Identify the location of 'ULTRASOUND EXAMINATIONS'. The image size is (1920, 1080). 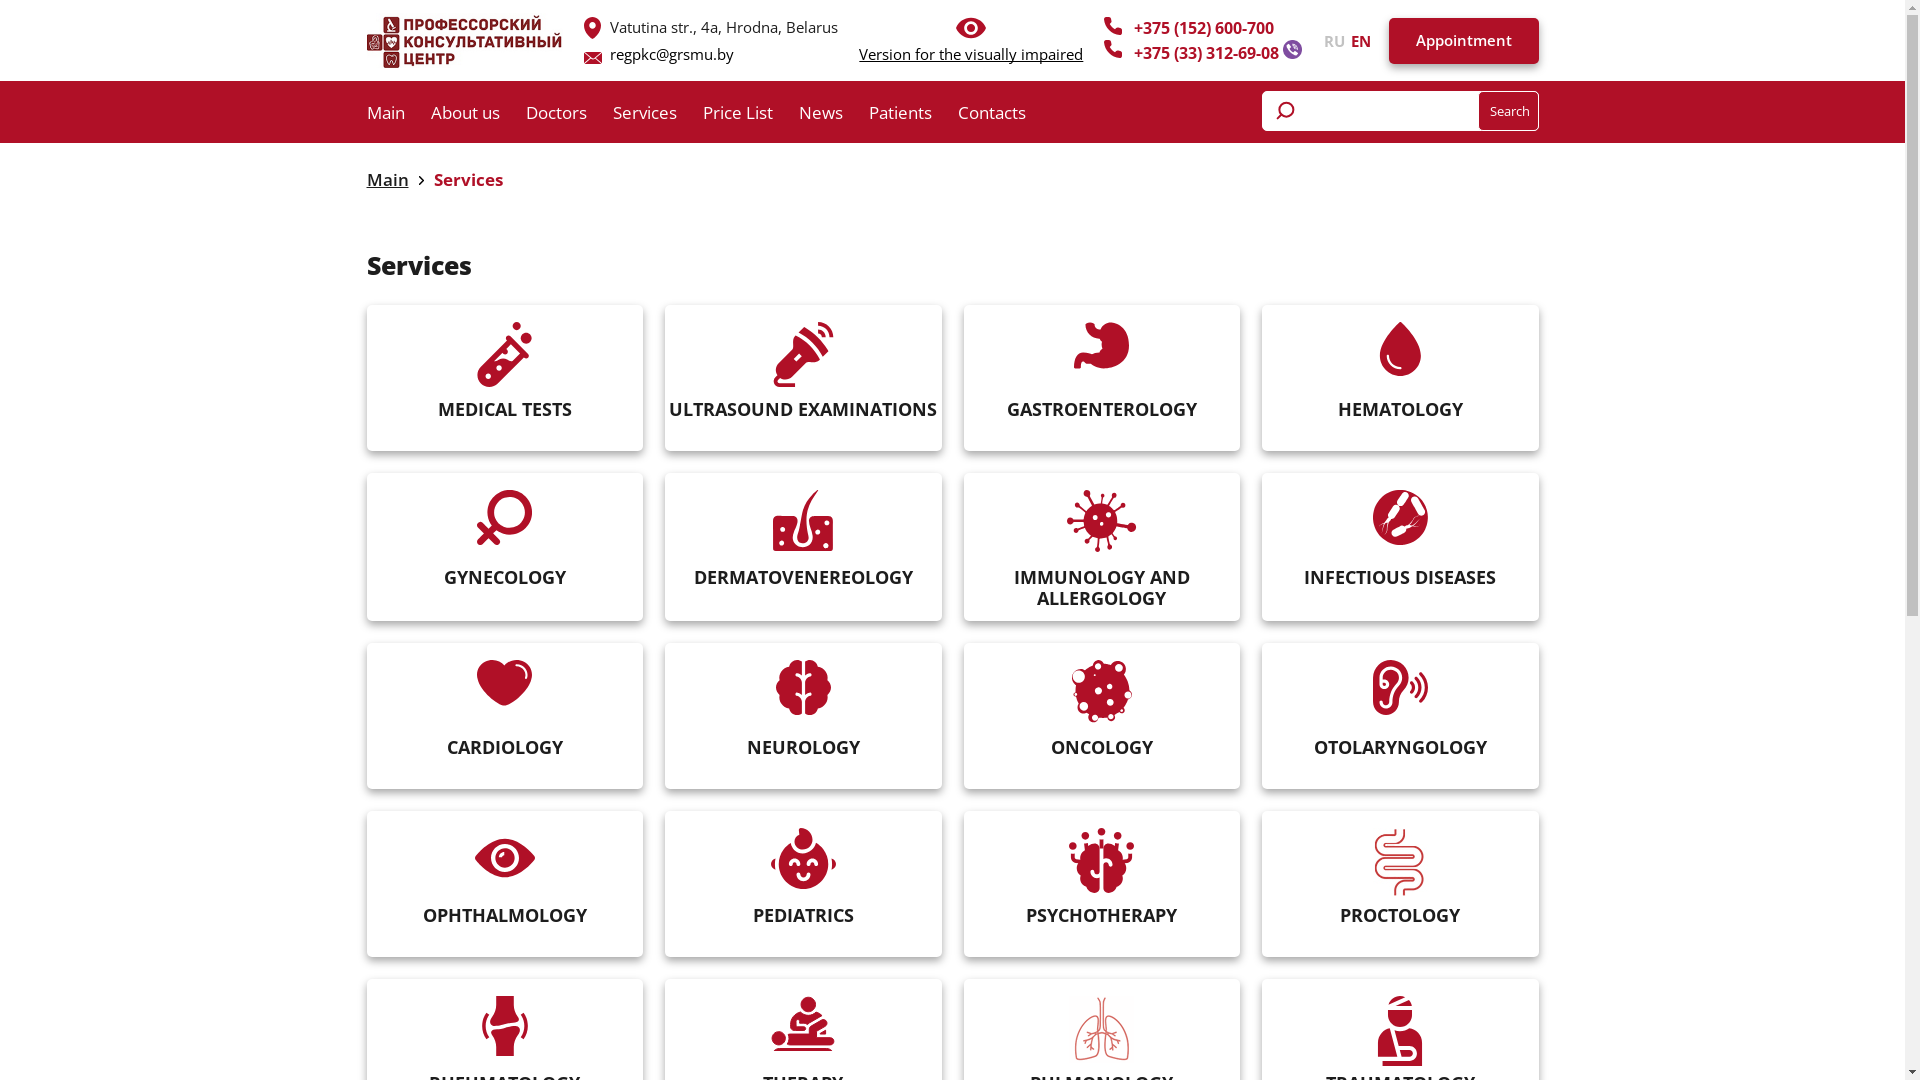
(666, 378).